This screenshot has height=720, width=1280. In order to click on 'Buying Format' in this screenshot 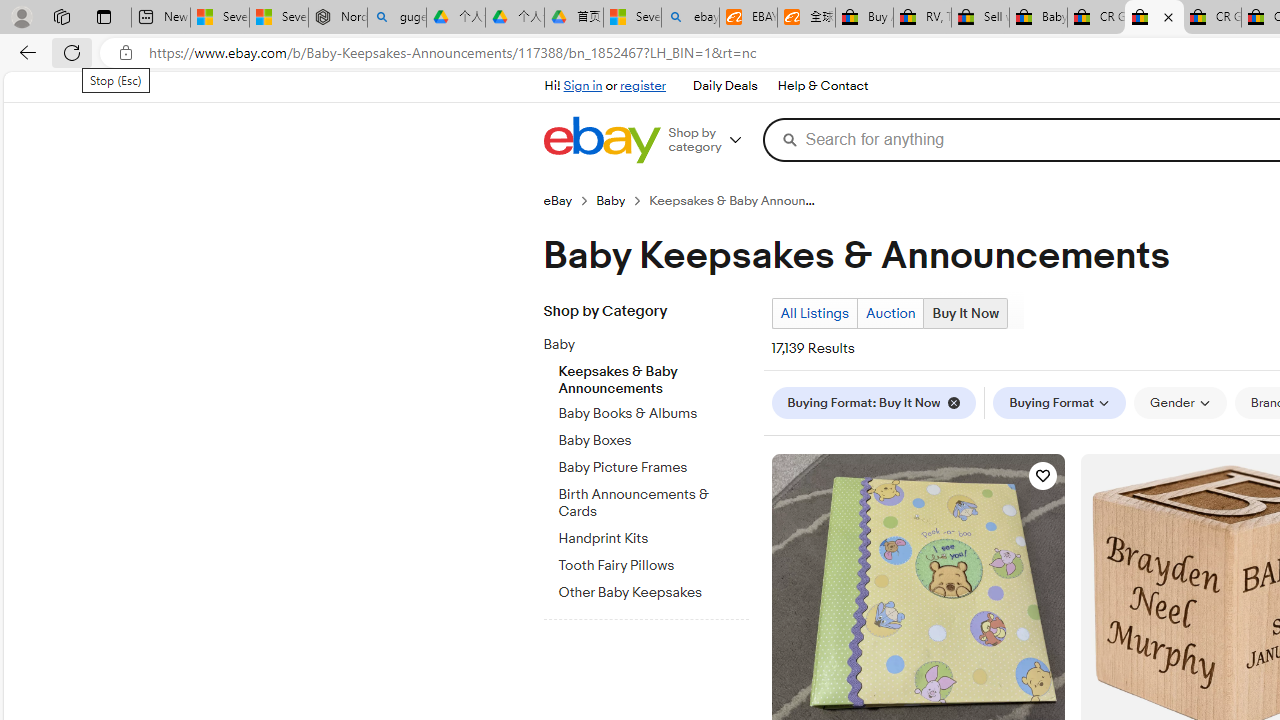, I will do `click(1058, 402)`.